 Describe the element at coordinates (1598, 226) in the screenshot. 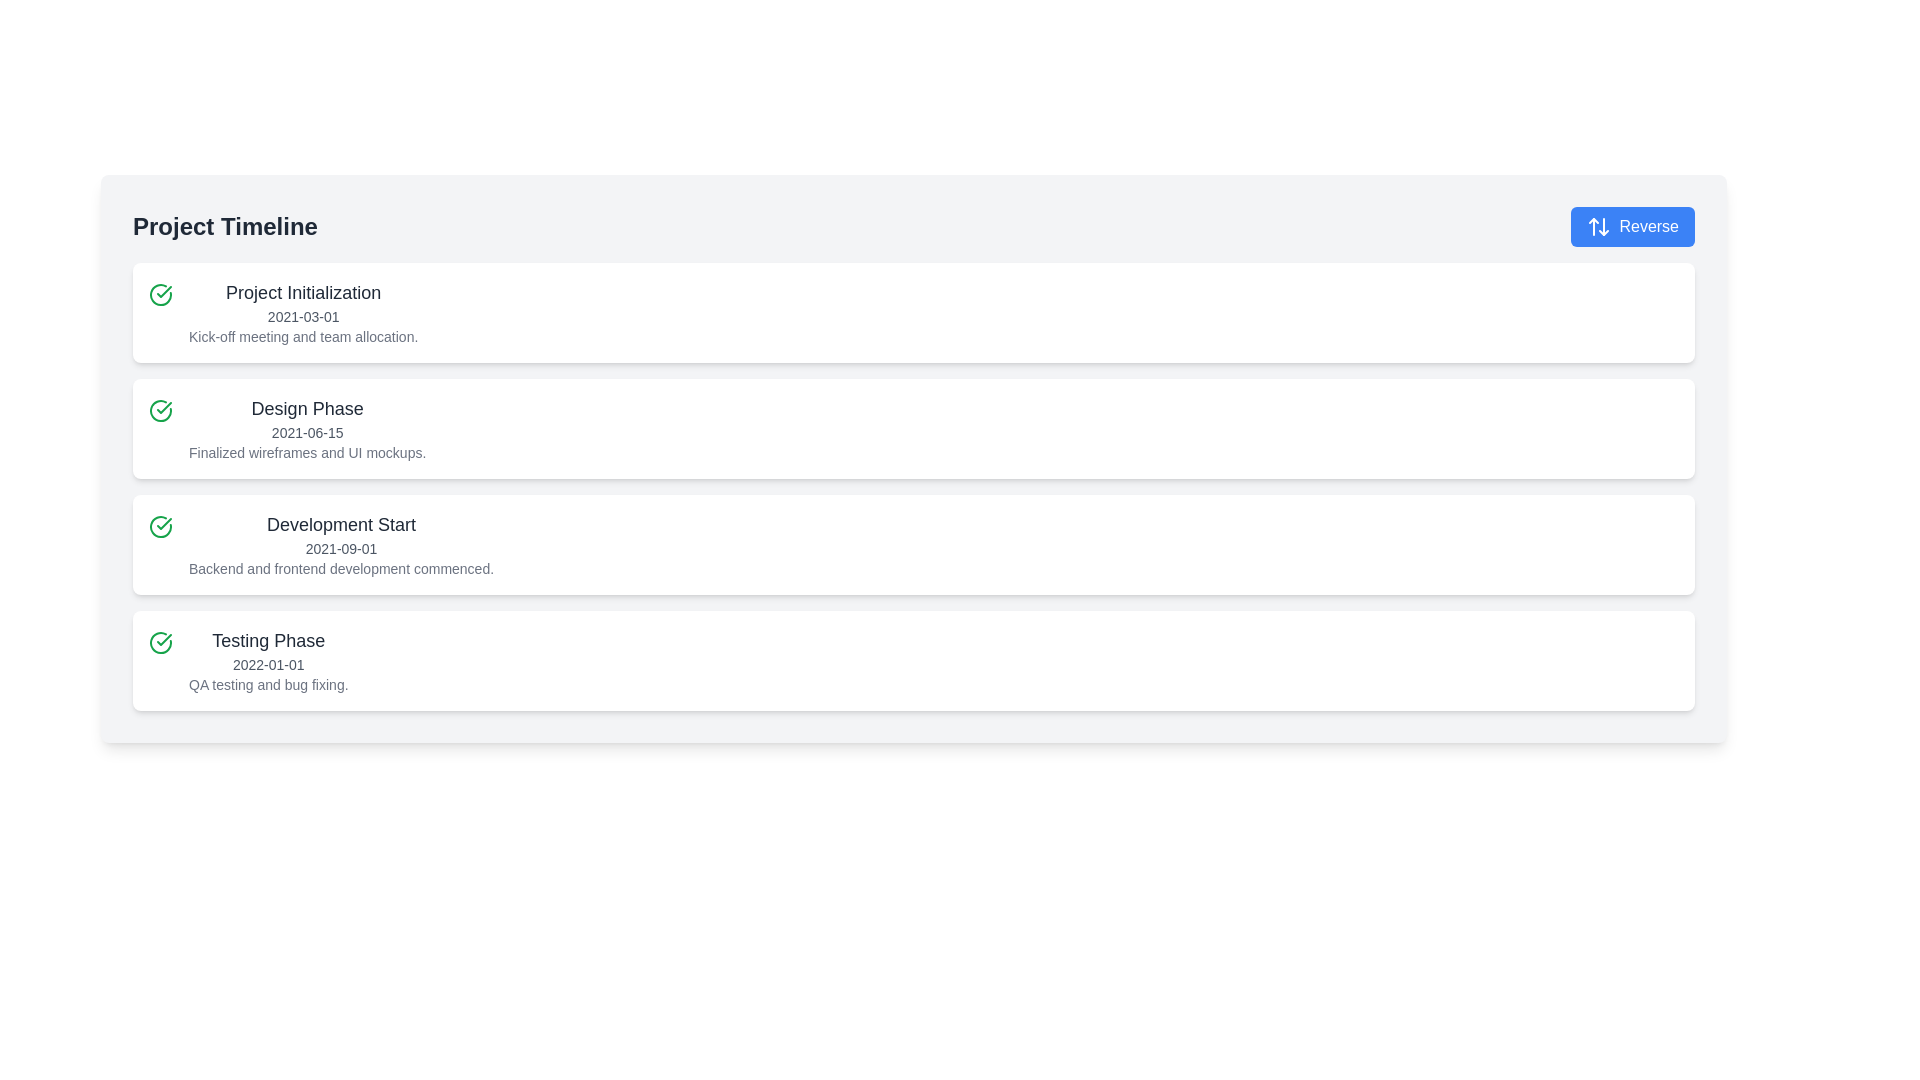

I see `the white icon styled as two opposing arrows (up and down) located within the blue 'Reverse' button, positioned to the left of the button's text` at that location.